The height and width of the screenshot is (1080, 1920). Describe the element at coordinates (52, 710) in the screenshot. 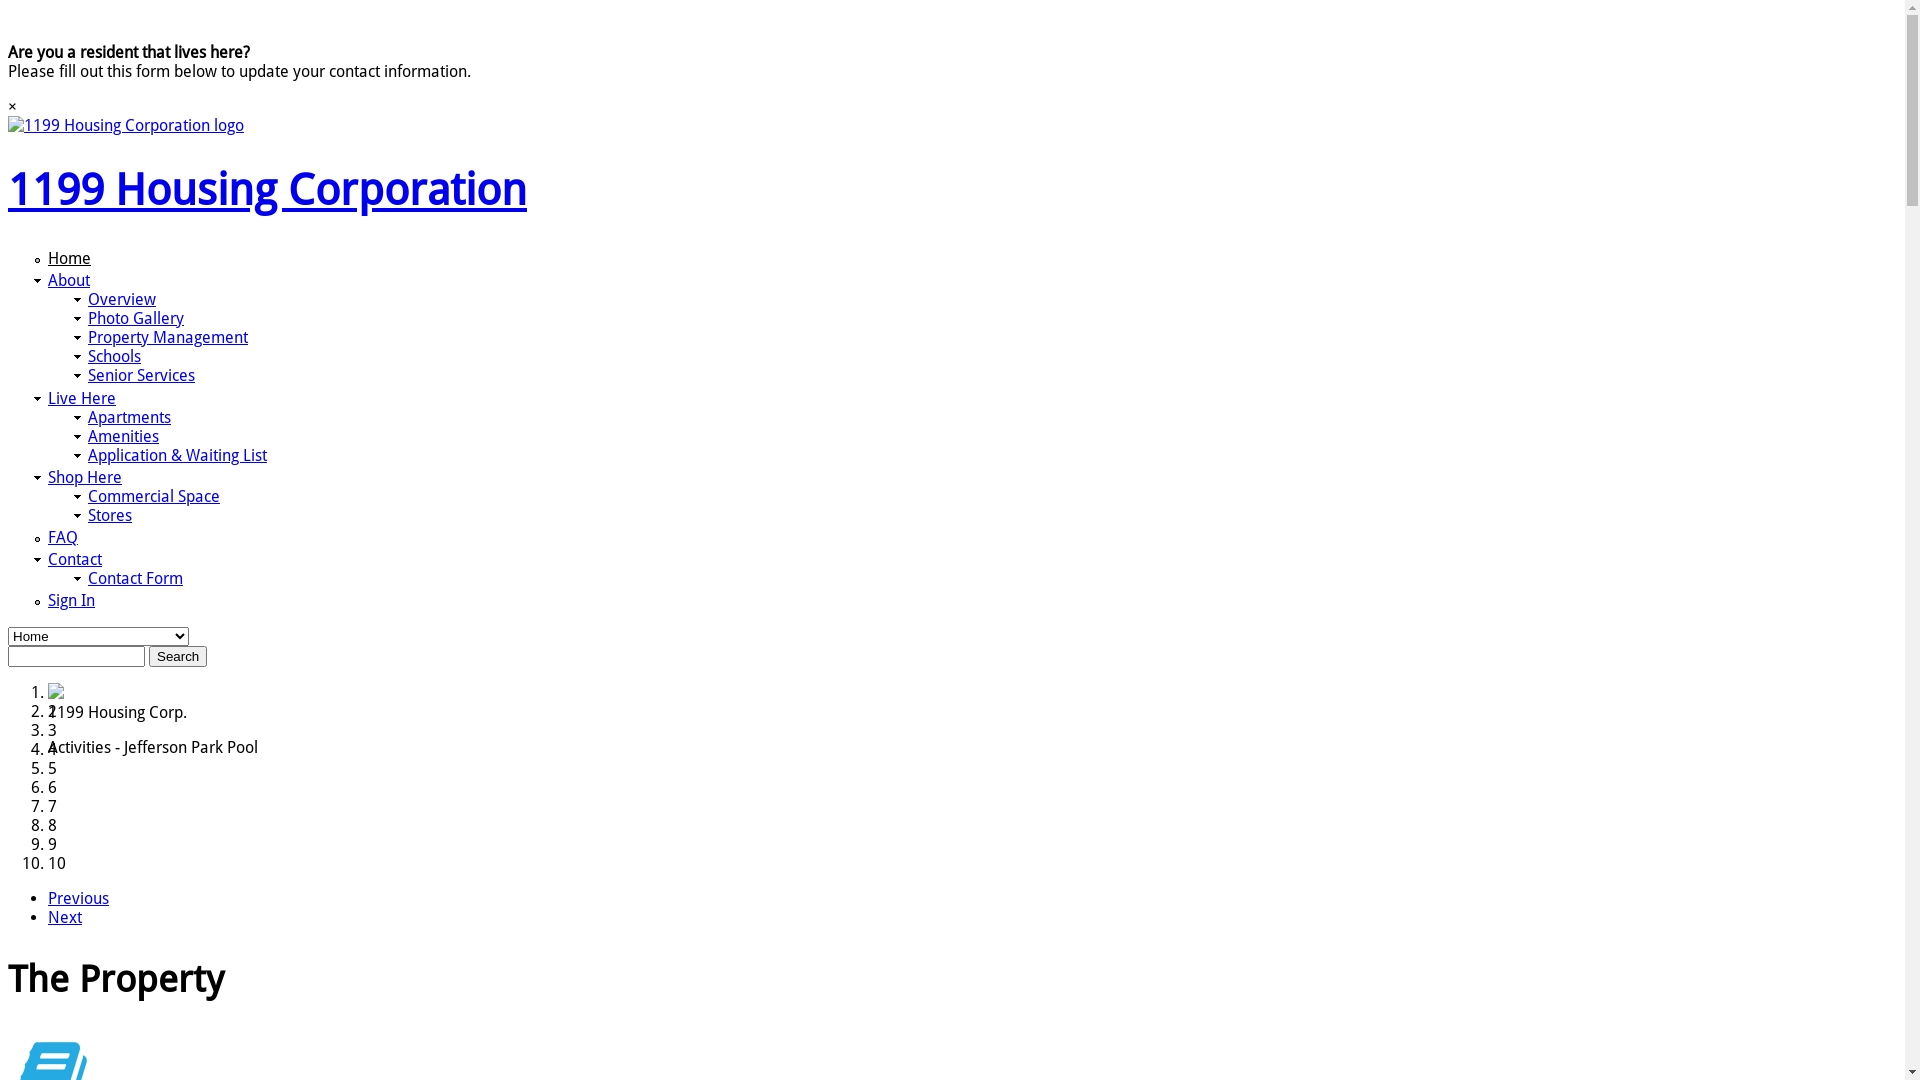

I see `'2'` at that location.